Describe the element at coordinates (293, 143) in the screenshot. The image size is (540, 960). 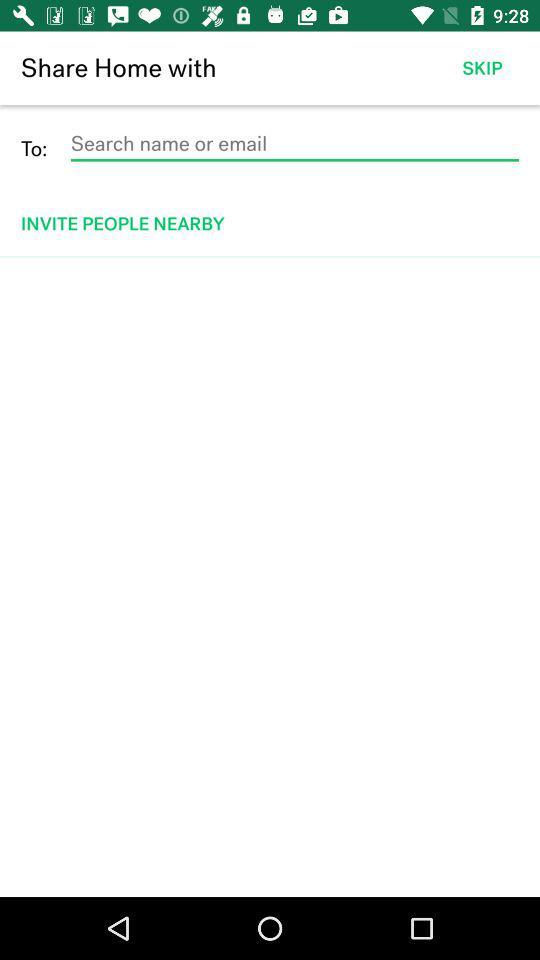
I see `to search people by name or email` at that location.